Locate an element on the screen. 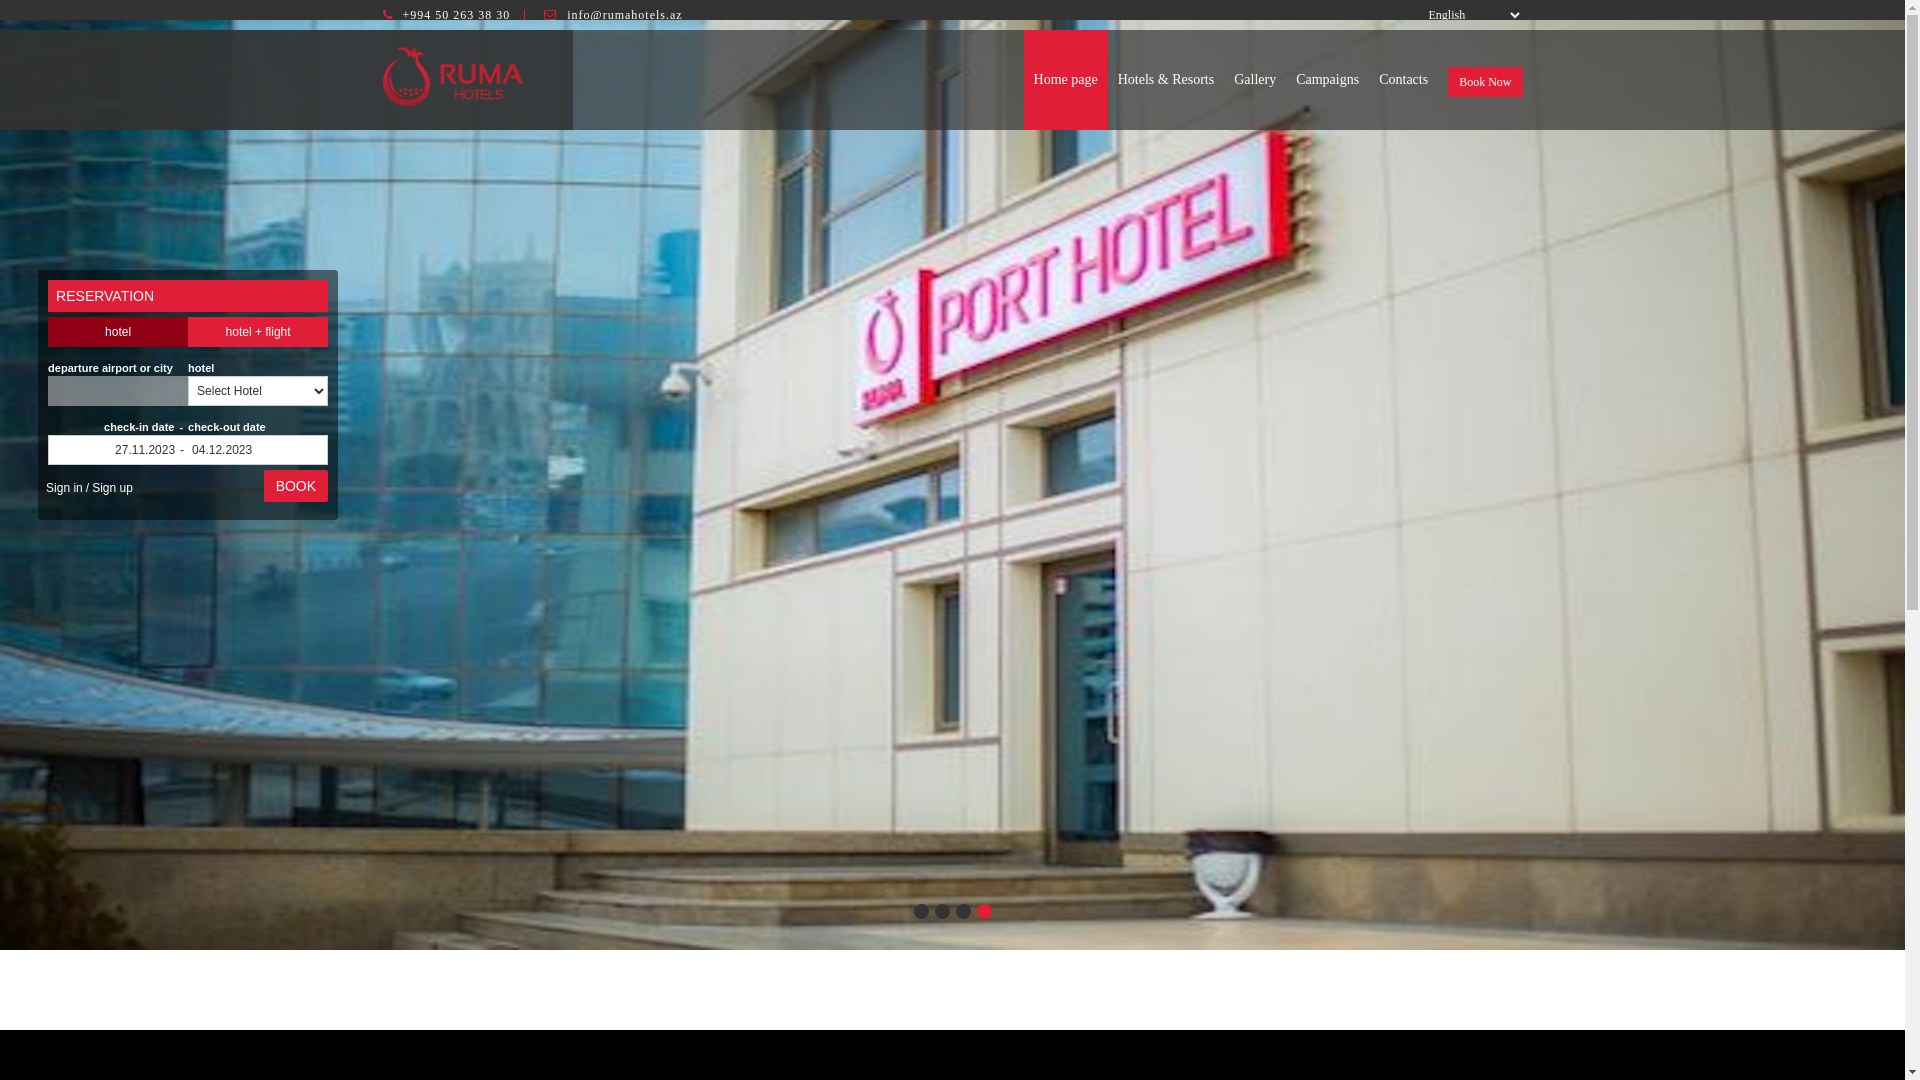  'info@rumahotels.az' is located at coordinates (623, 15).